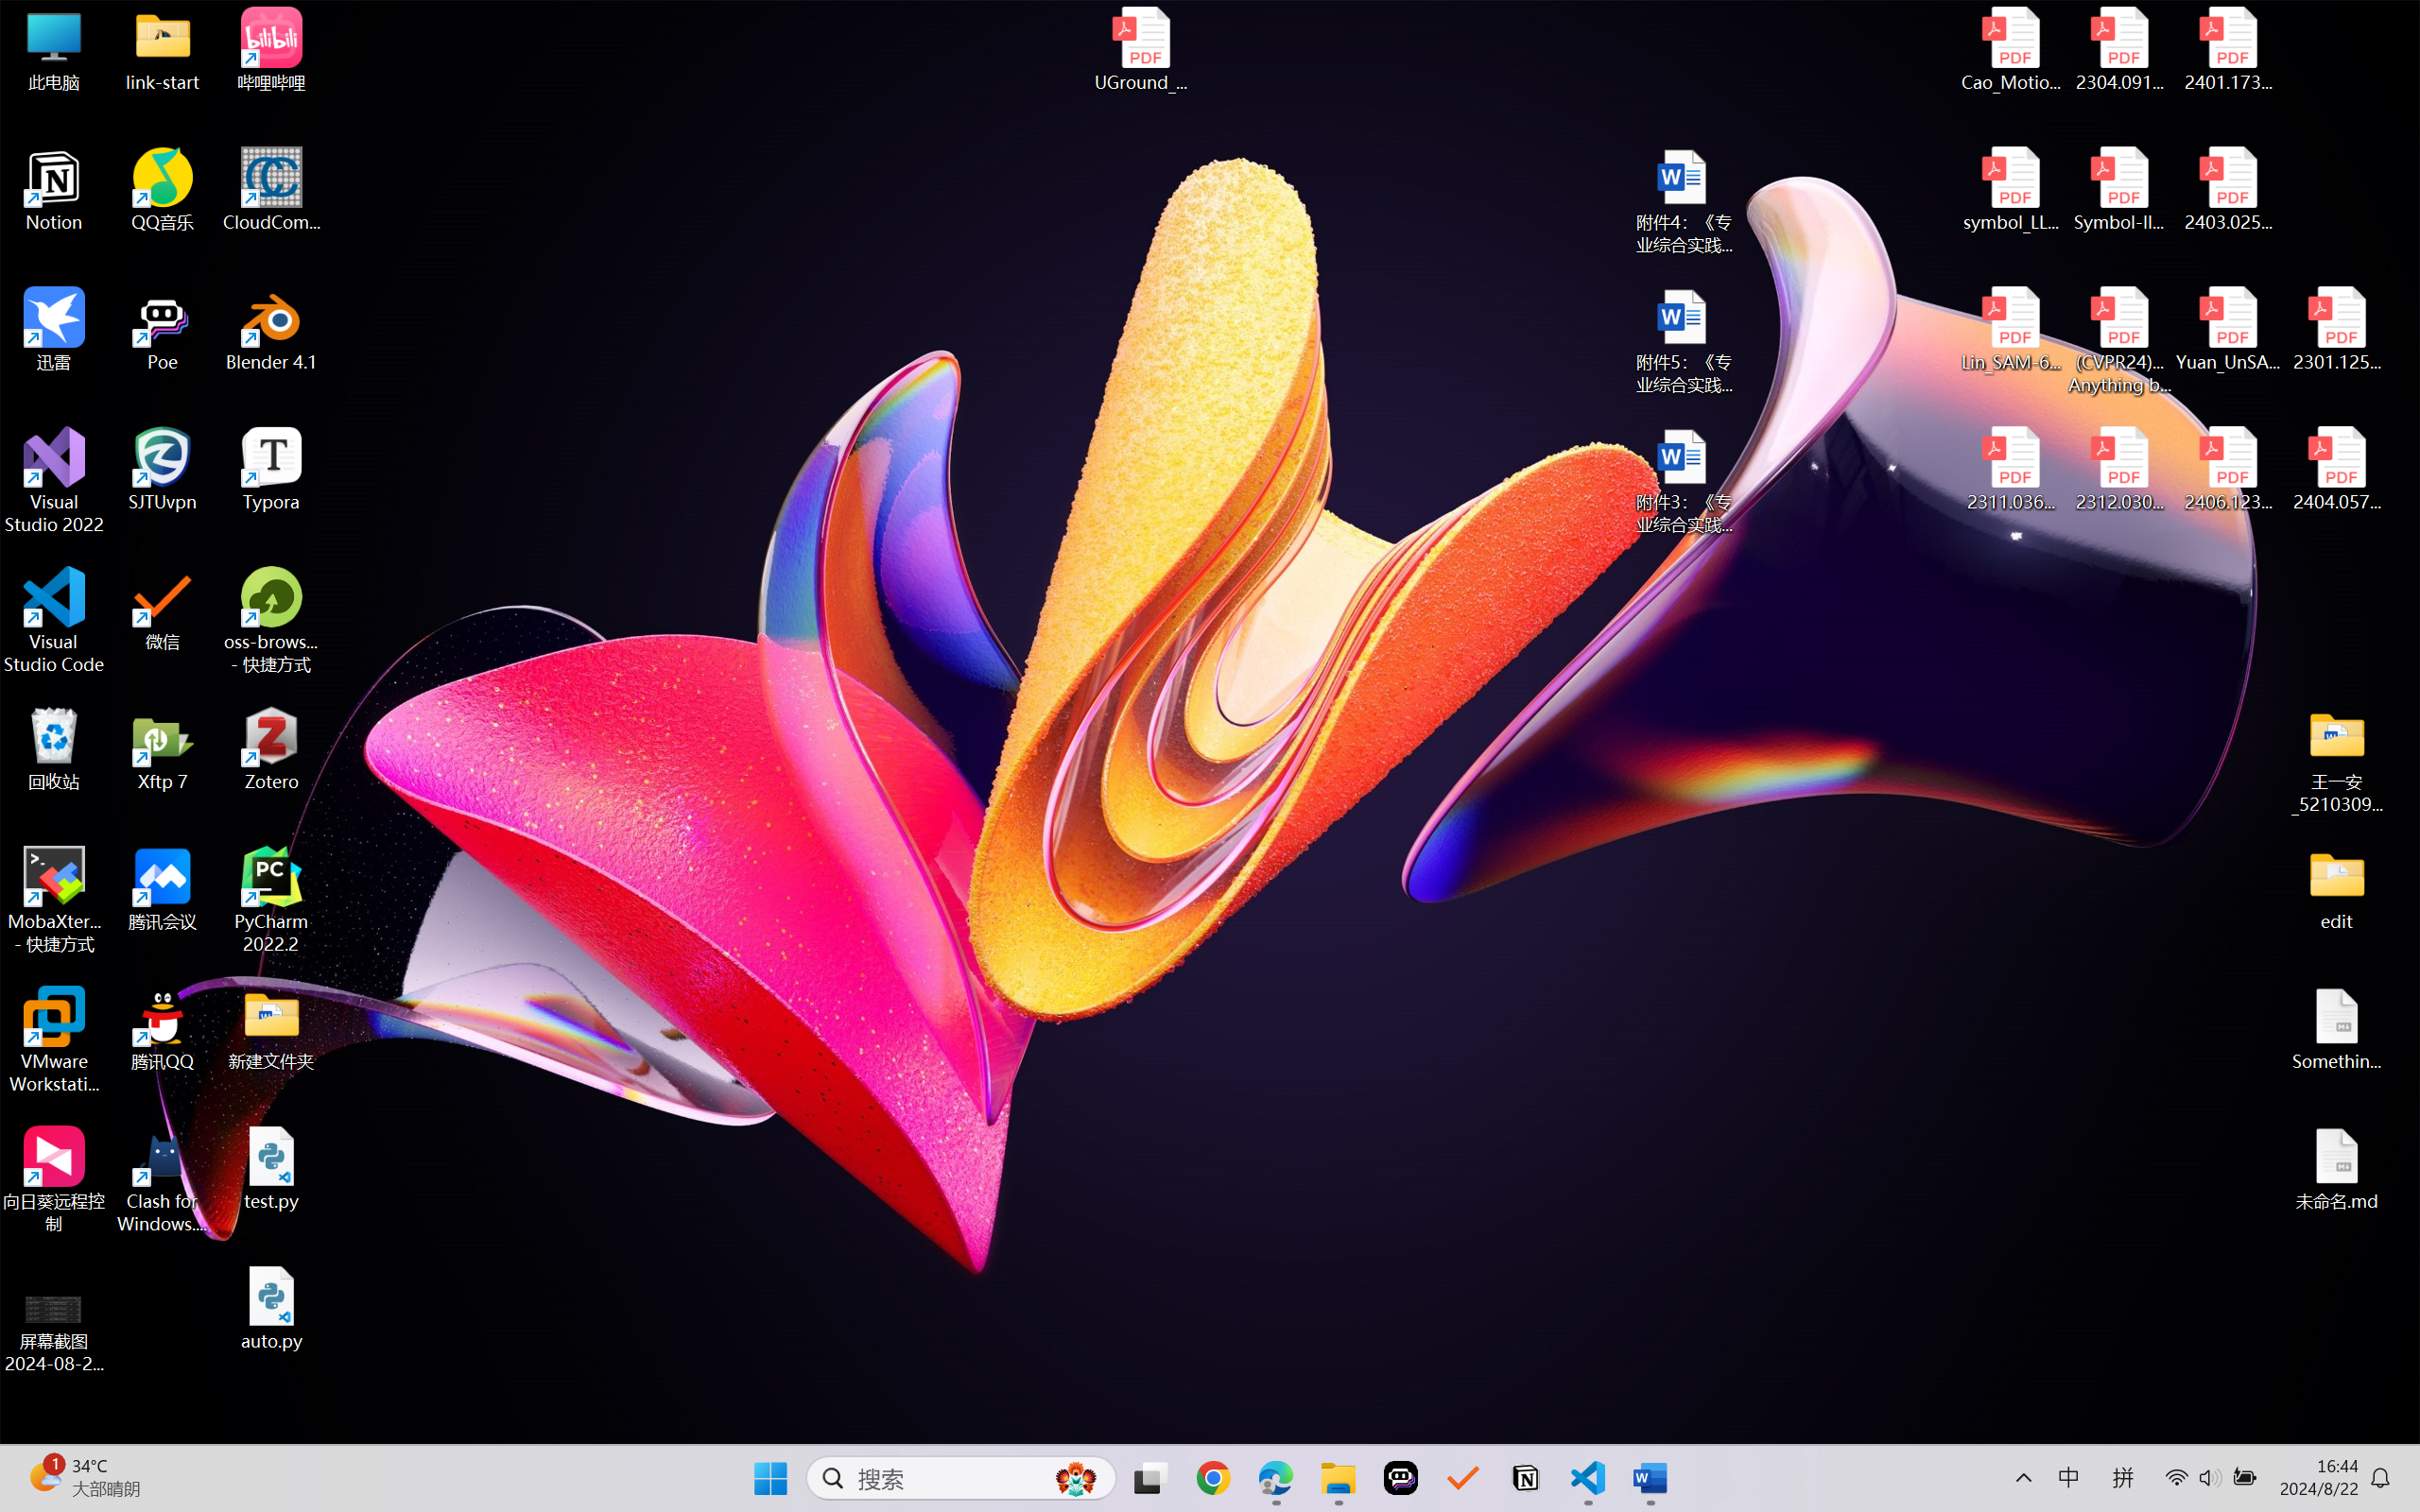 The image size is (2420, 1512). What do you see at coordinates (2118, 49) in the screenshot?
I see `'2304.09121v3.pdf'` at bounding box center [2118, 49].